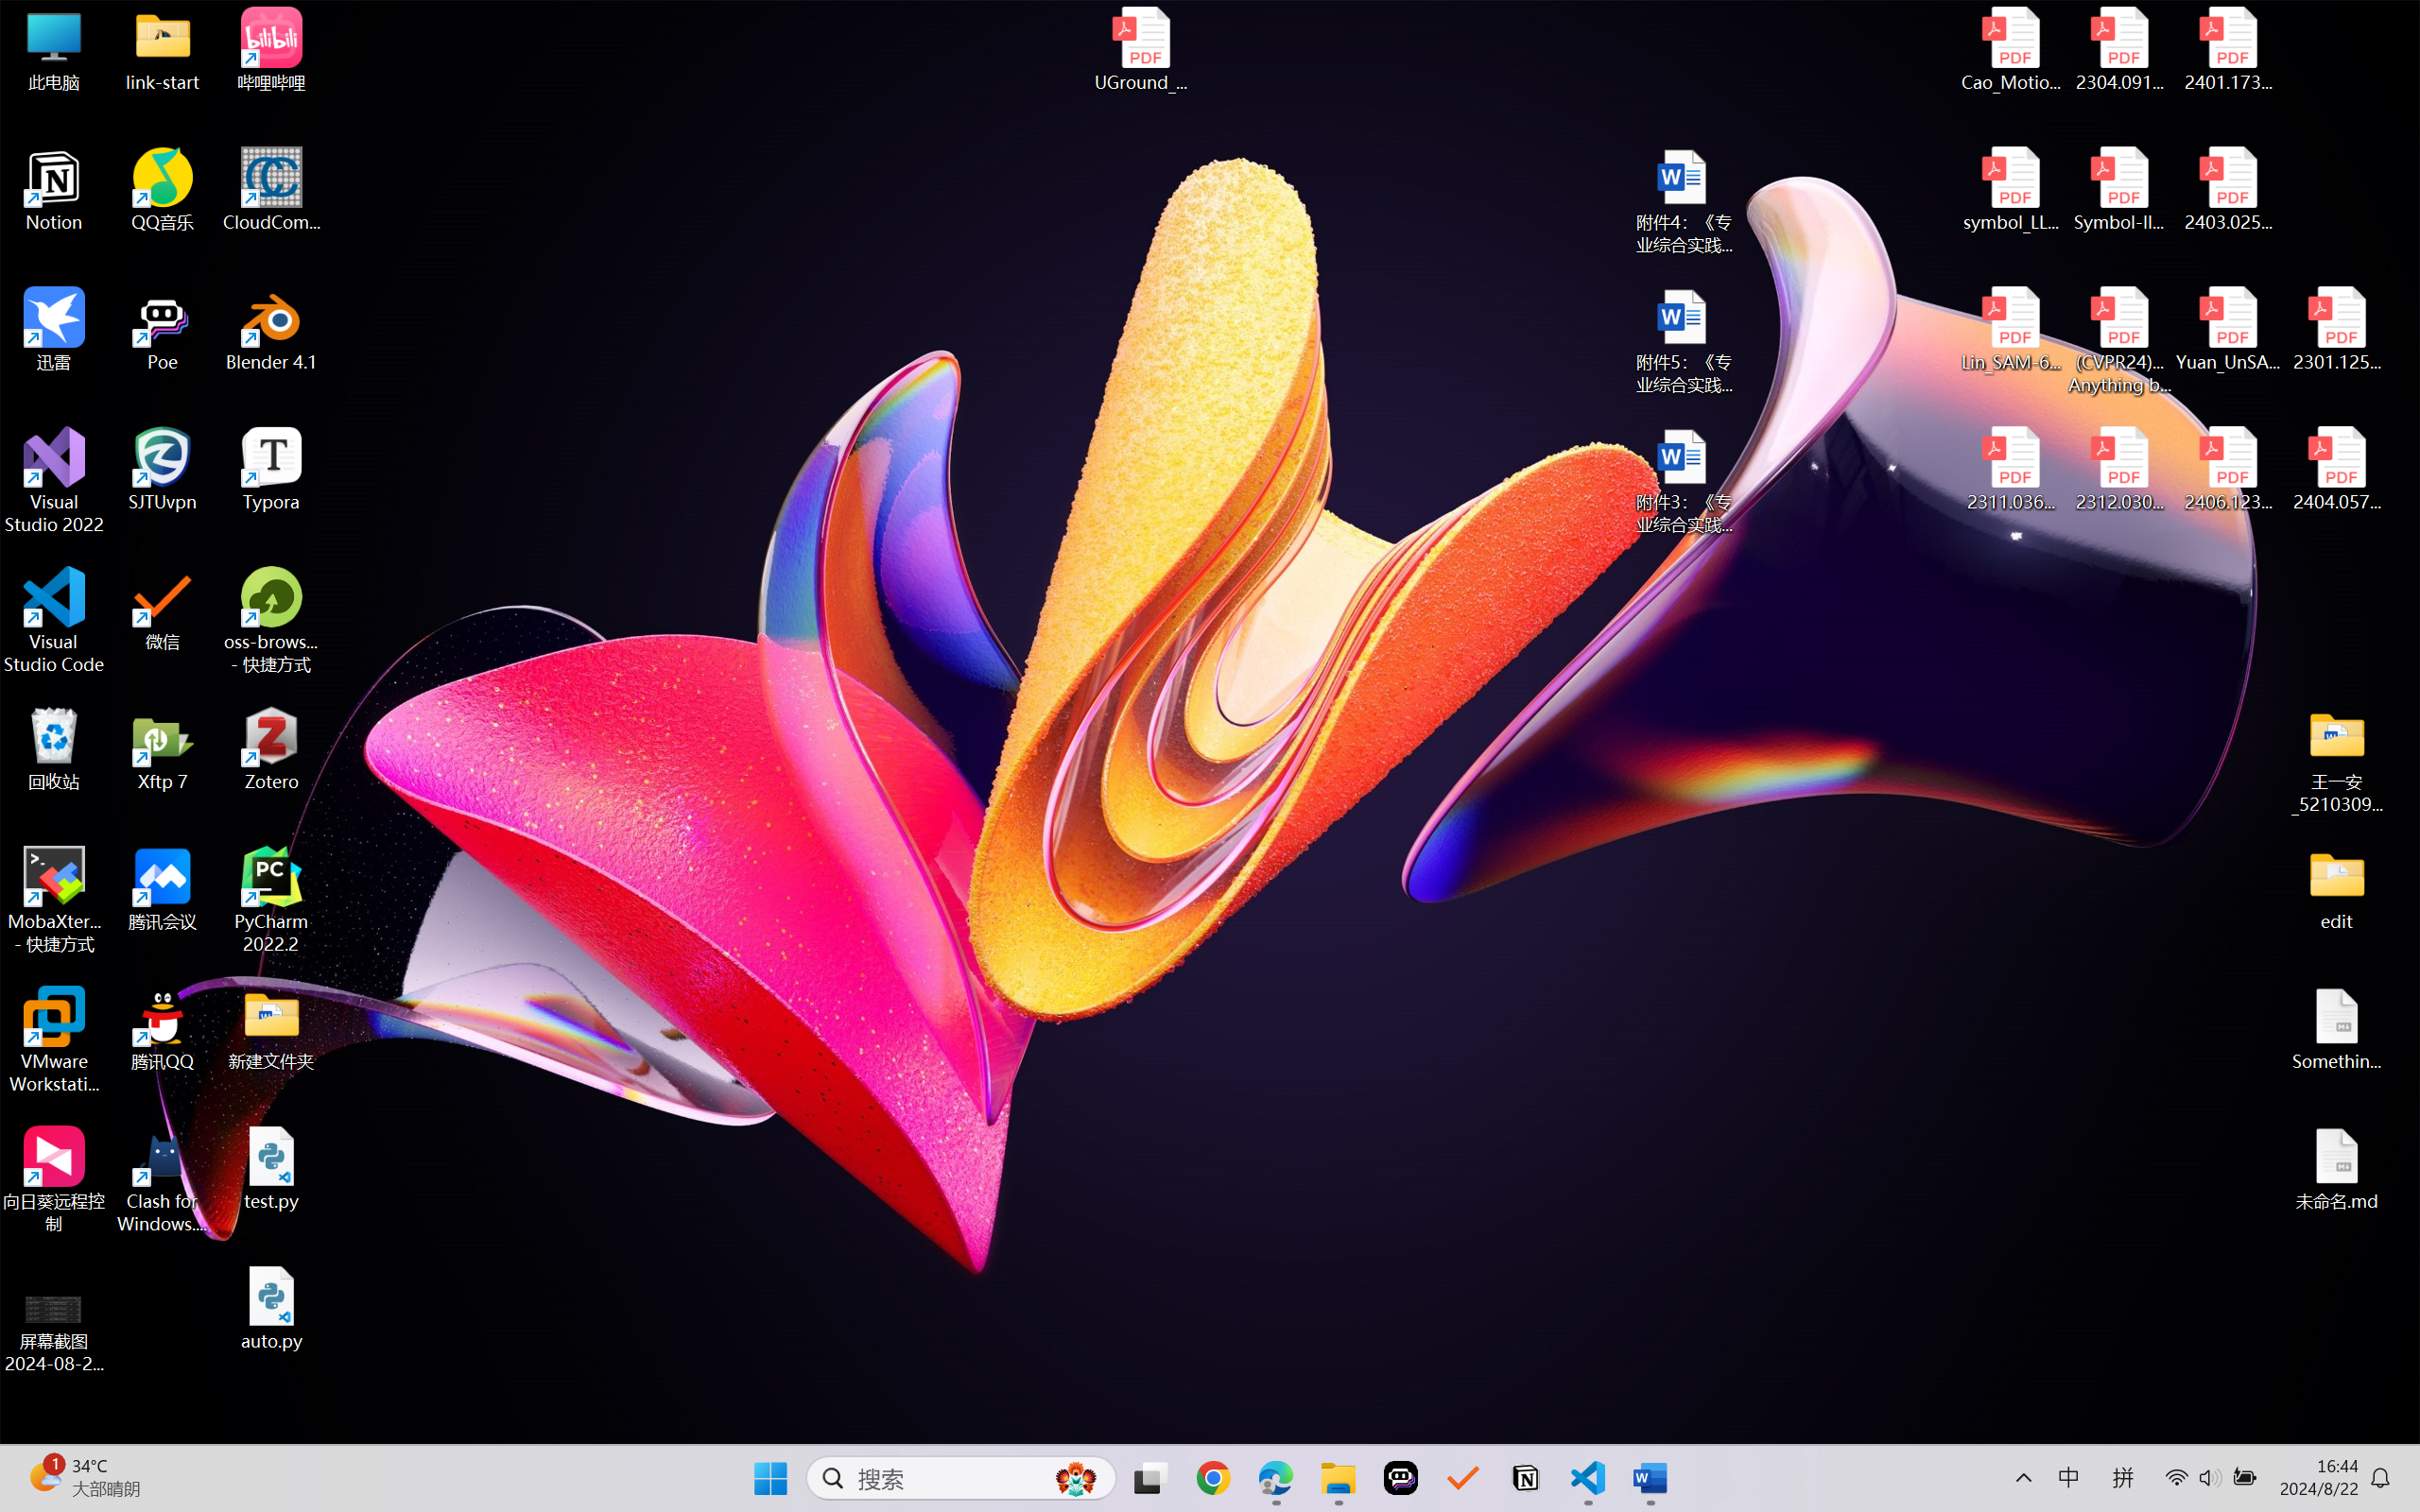 The image size is (2420, 1512). What do you see at coordinates (2118, 49) in the screenshot?
I see `'2304.09121v3.pdf'` at bounding box center [2118, 49].